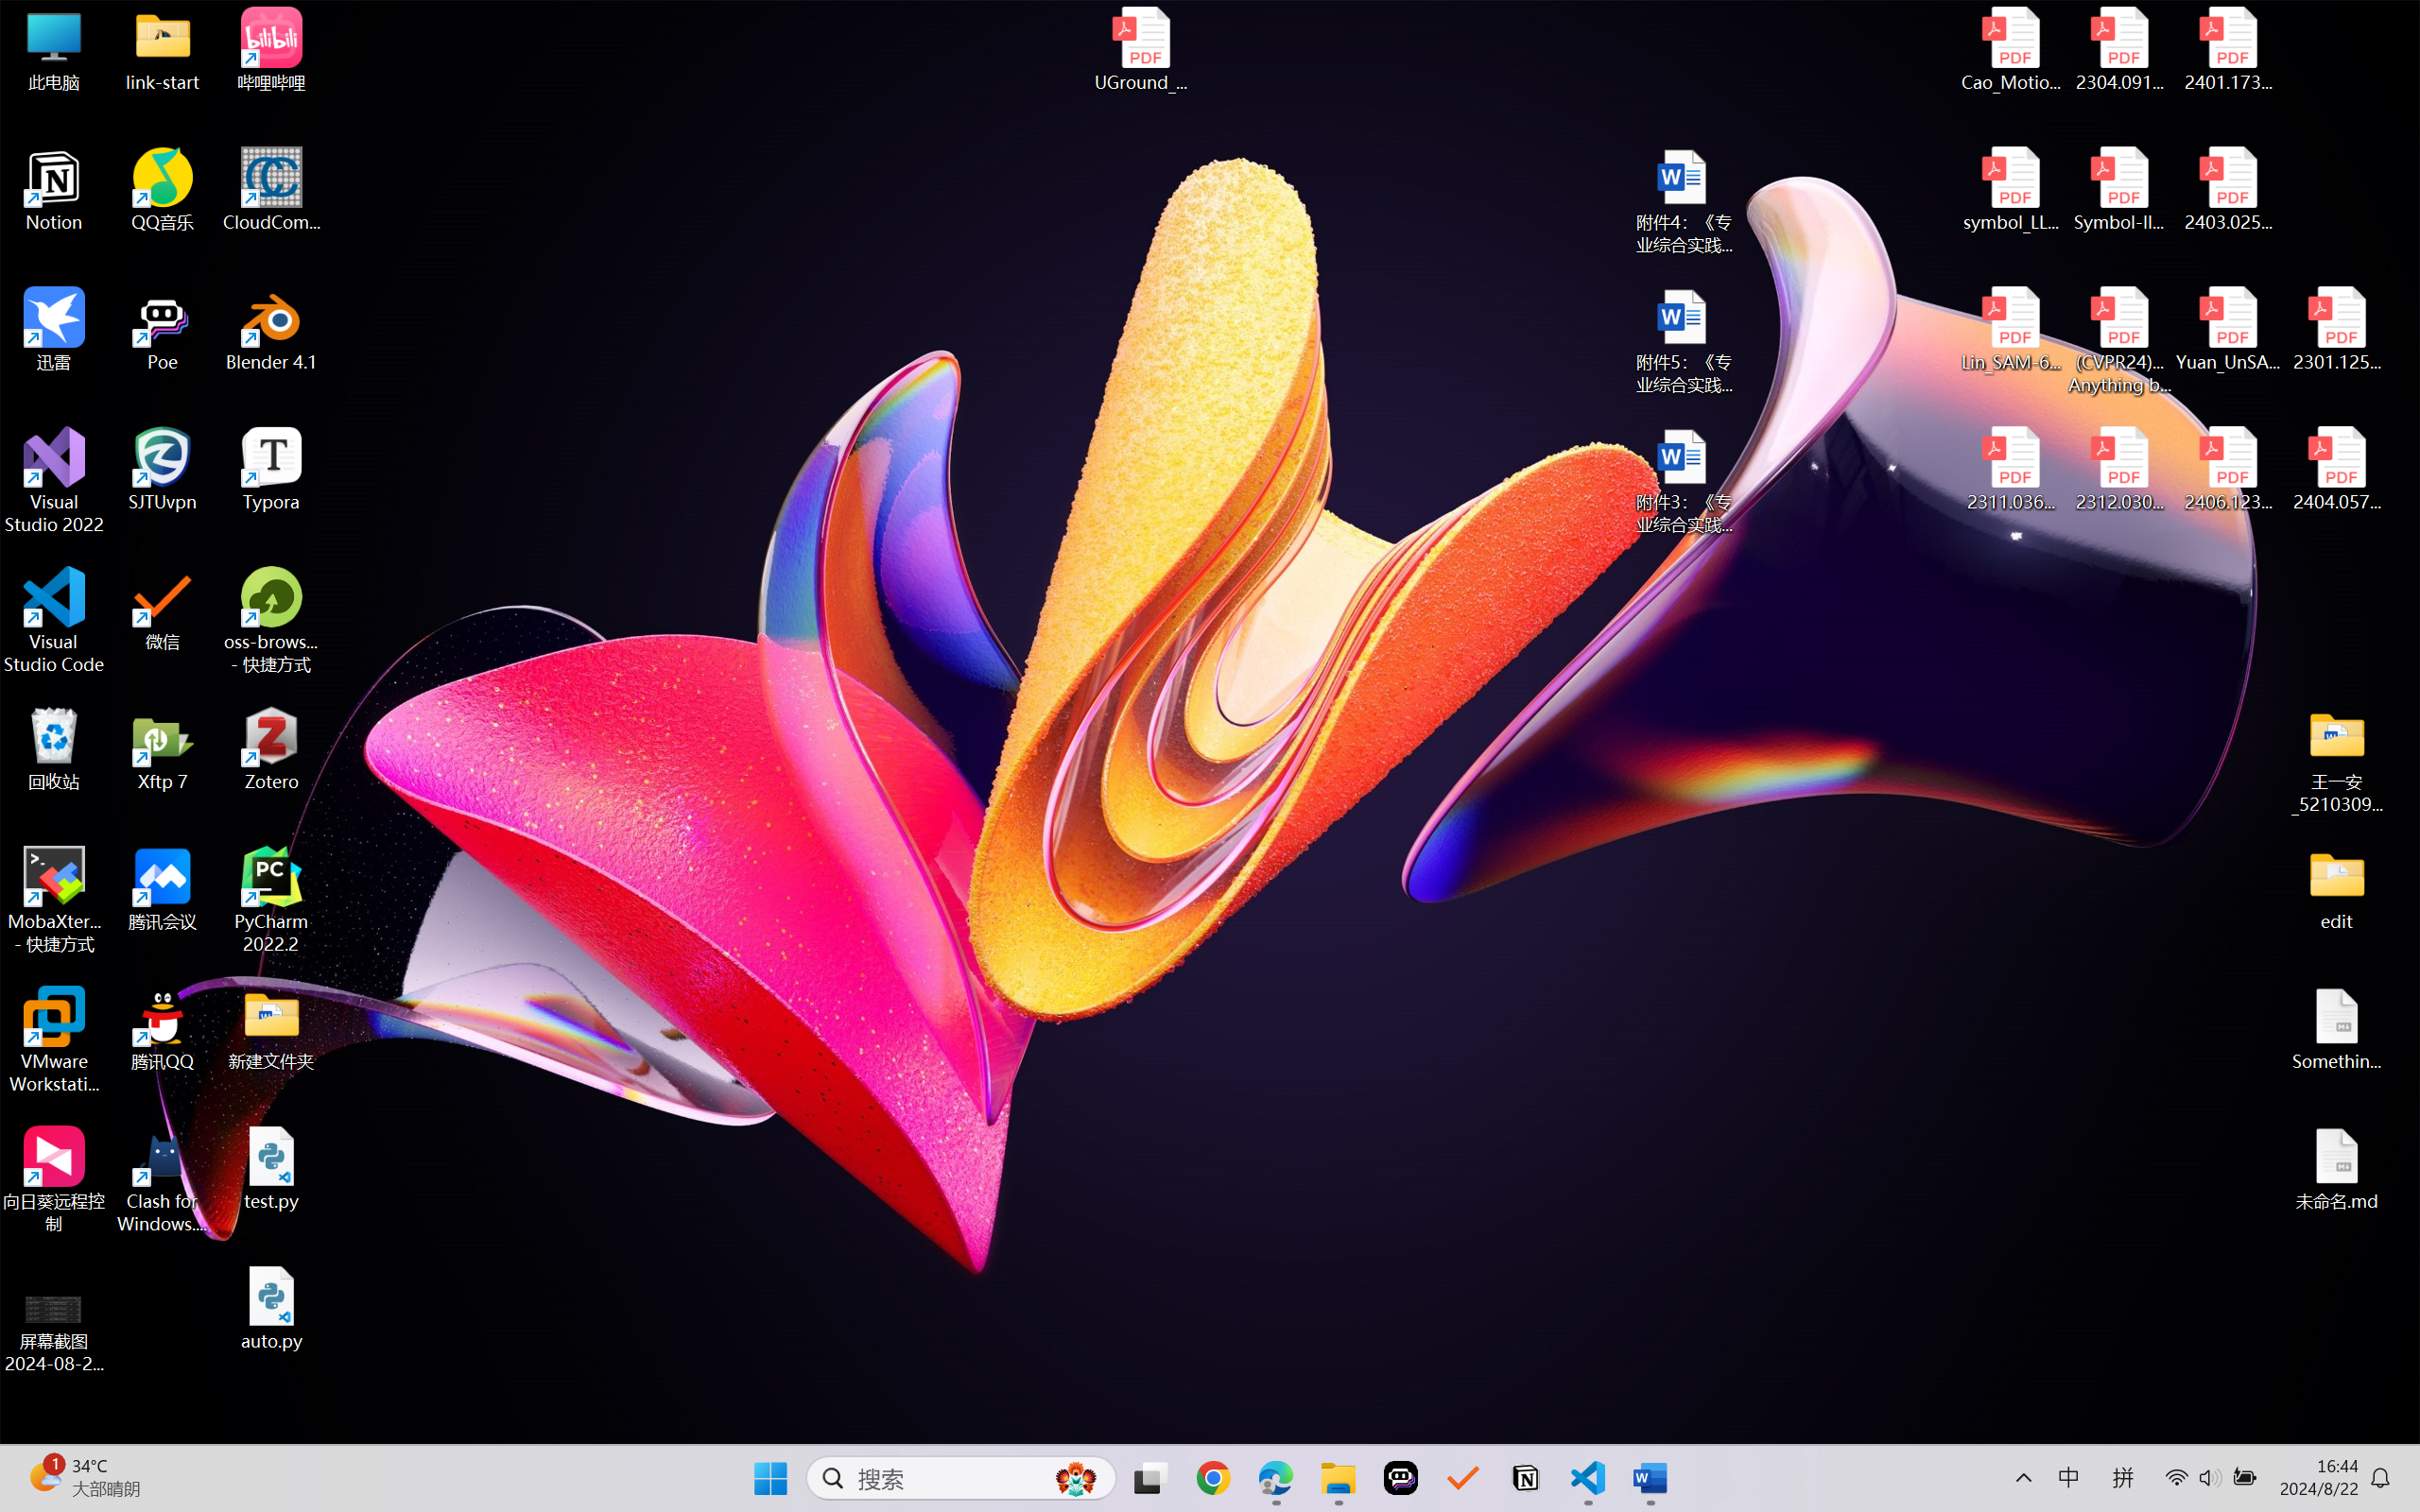 The image size is (2420, 1512). What do you see at coordinates (2118, 49) in the screenshot?
I see `'2304.09121v3.pdf'` at bounding box center [2118, 49].